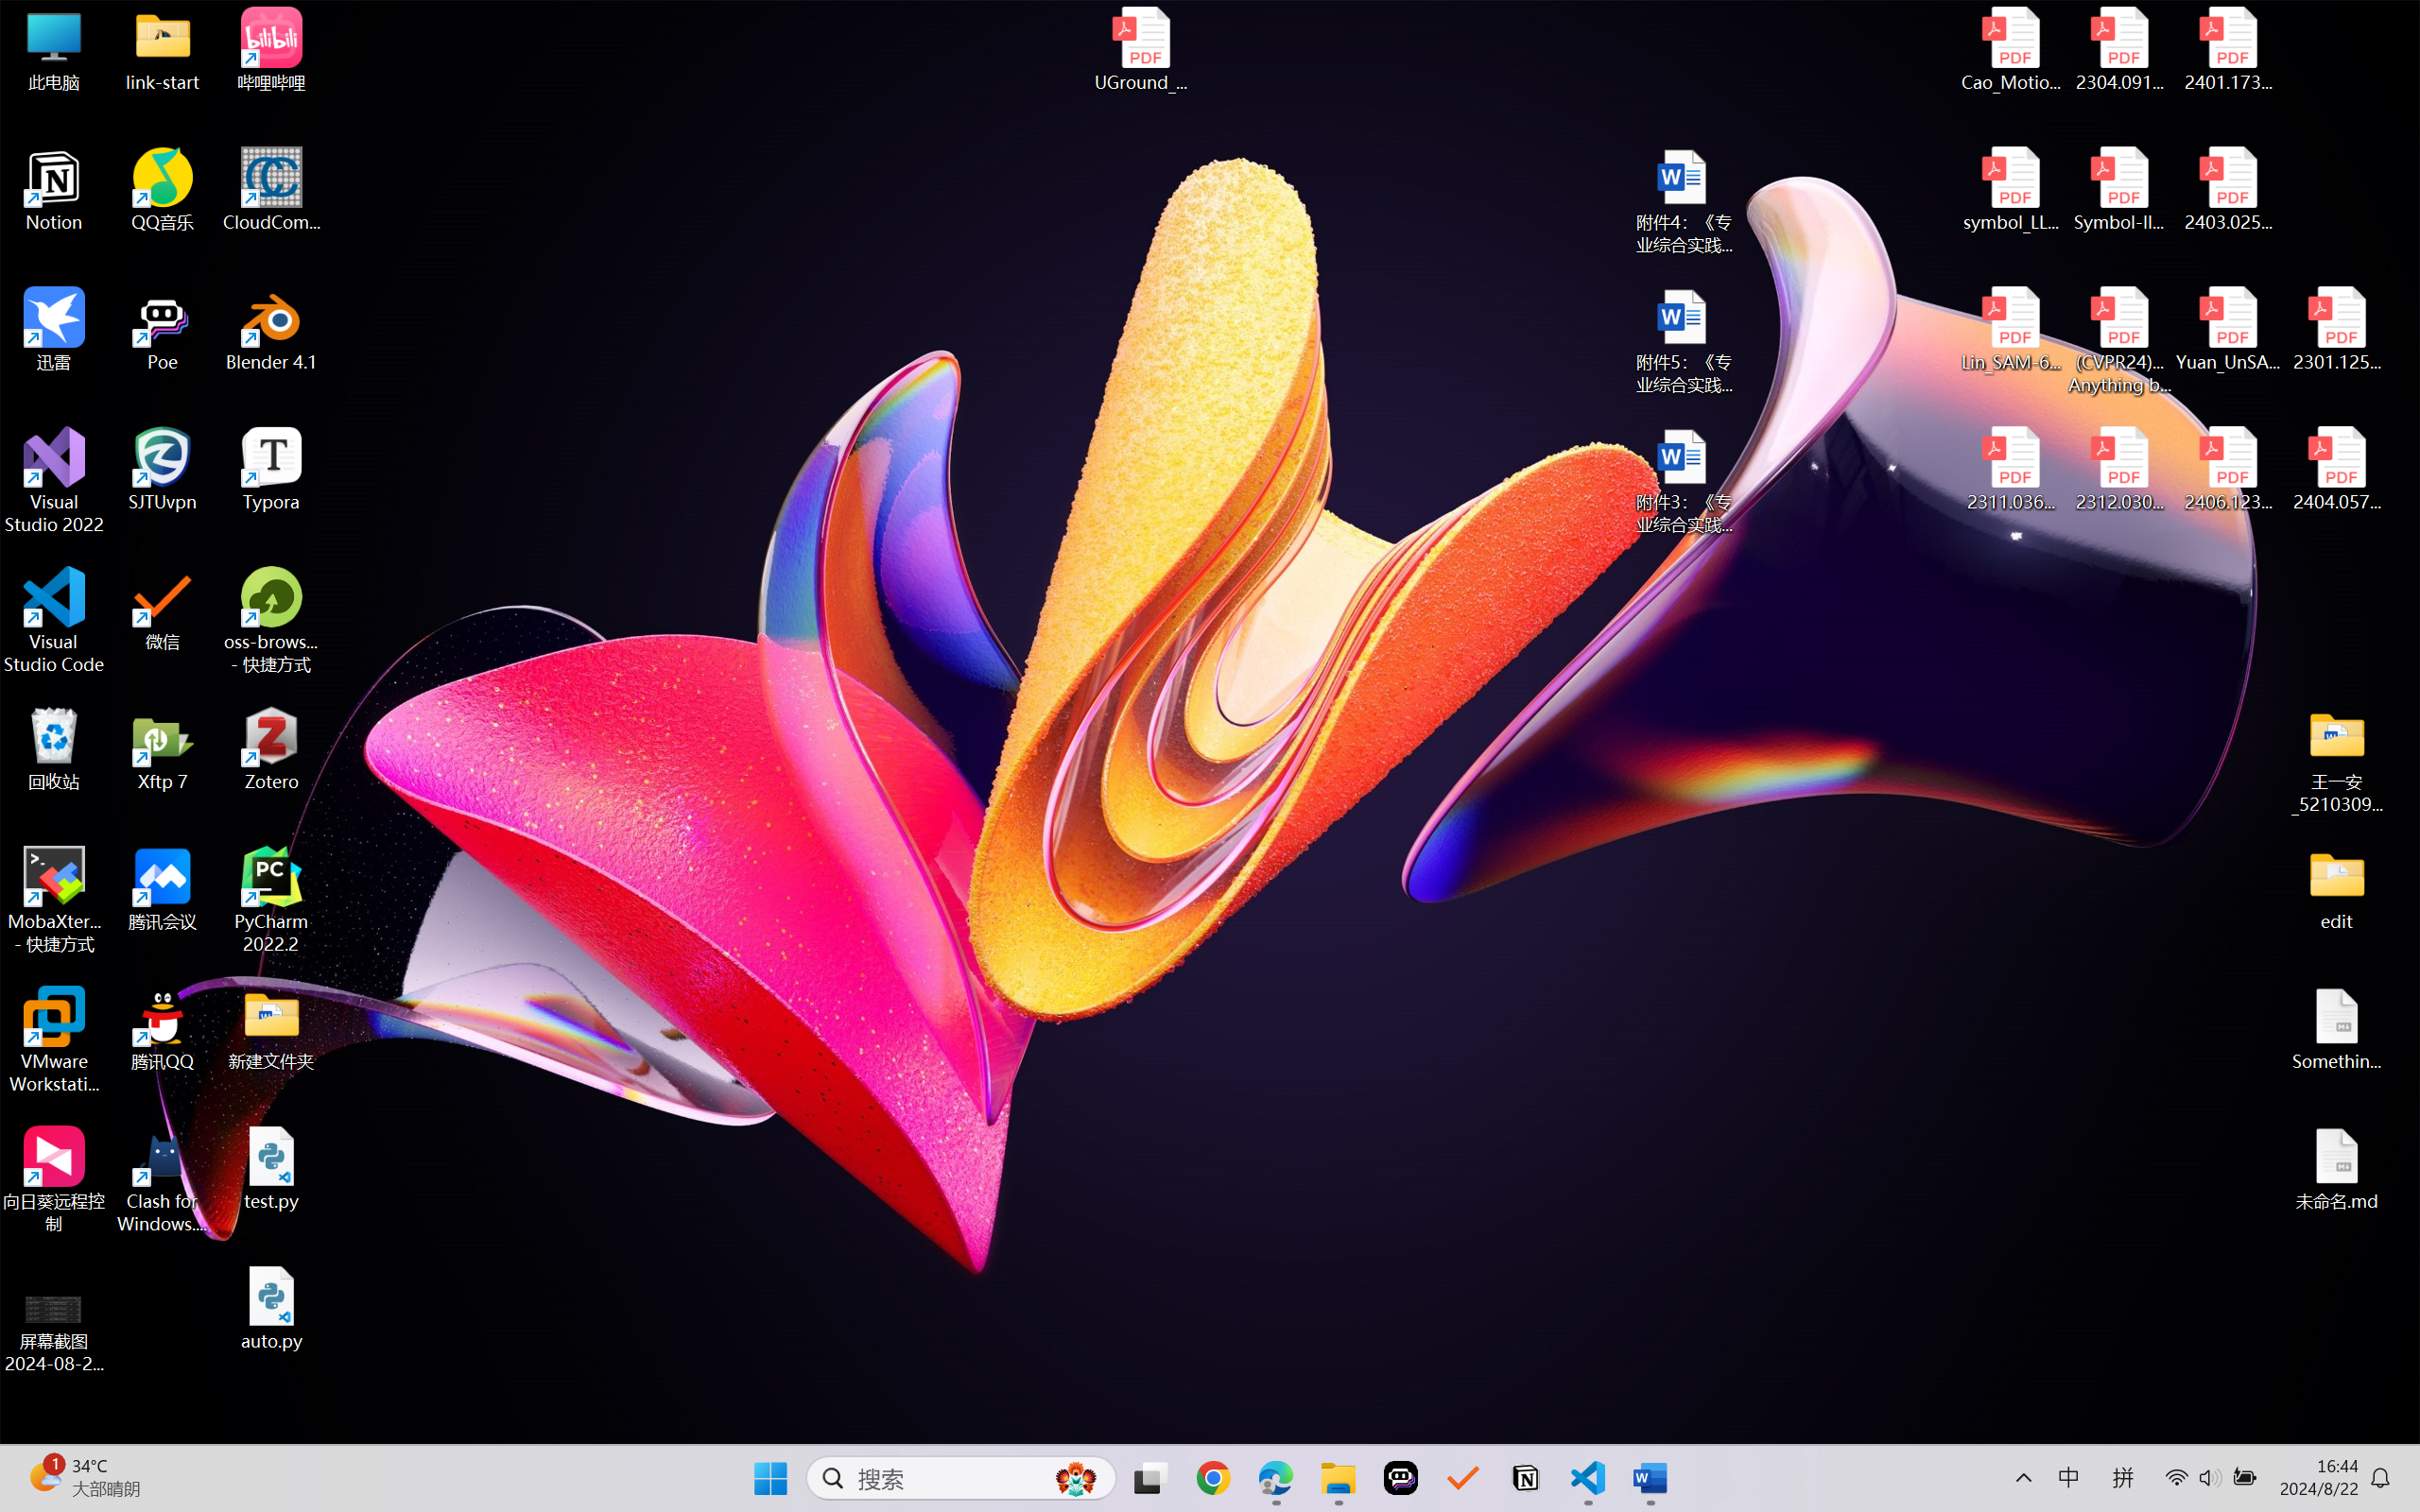 The image size is (2420, 1512). What do you see at coordinates (2118, 49) in the screenshot?
I see `'2304.09121v3.pdf'` at bounding box center [2118, 49].